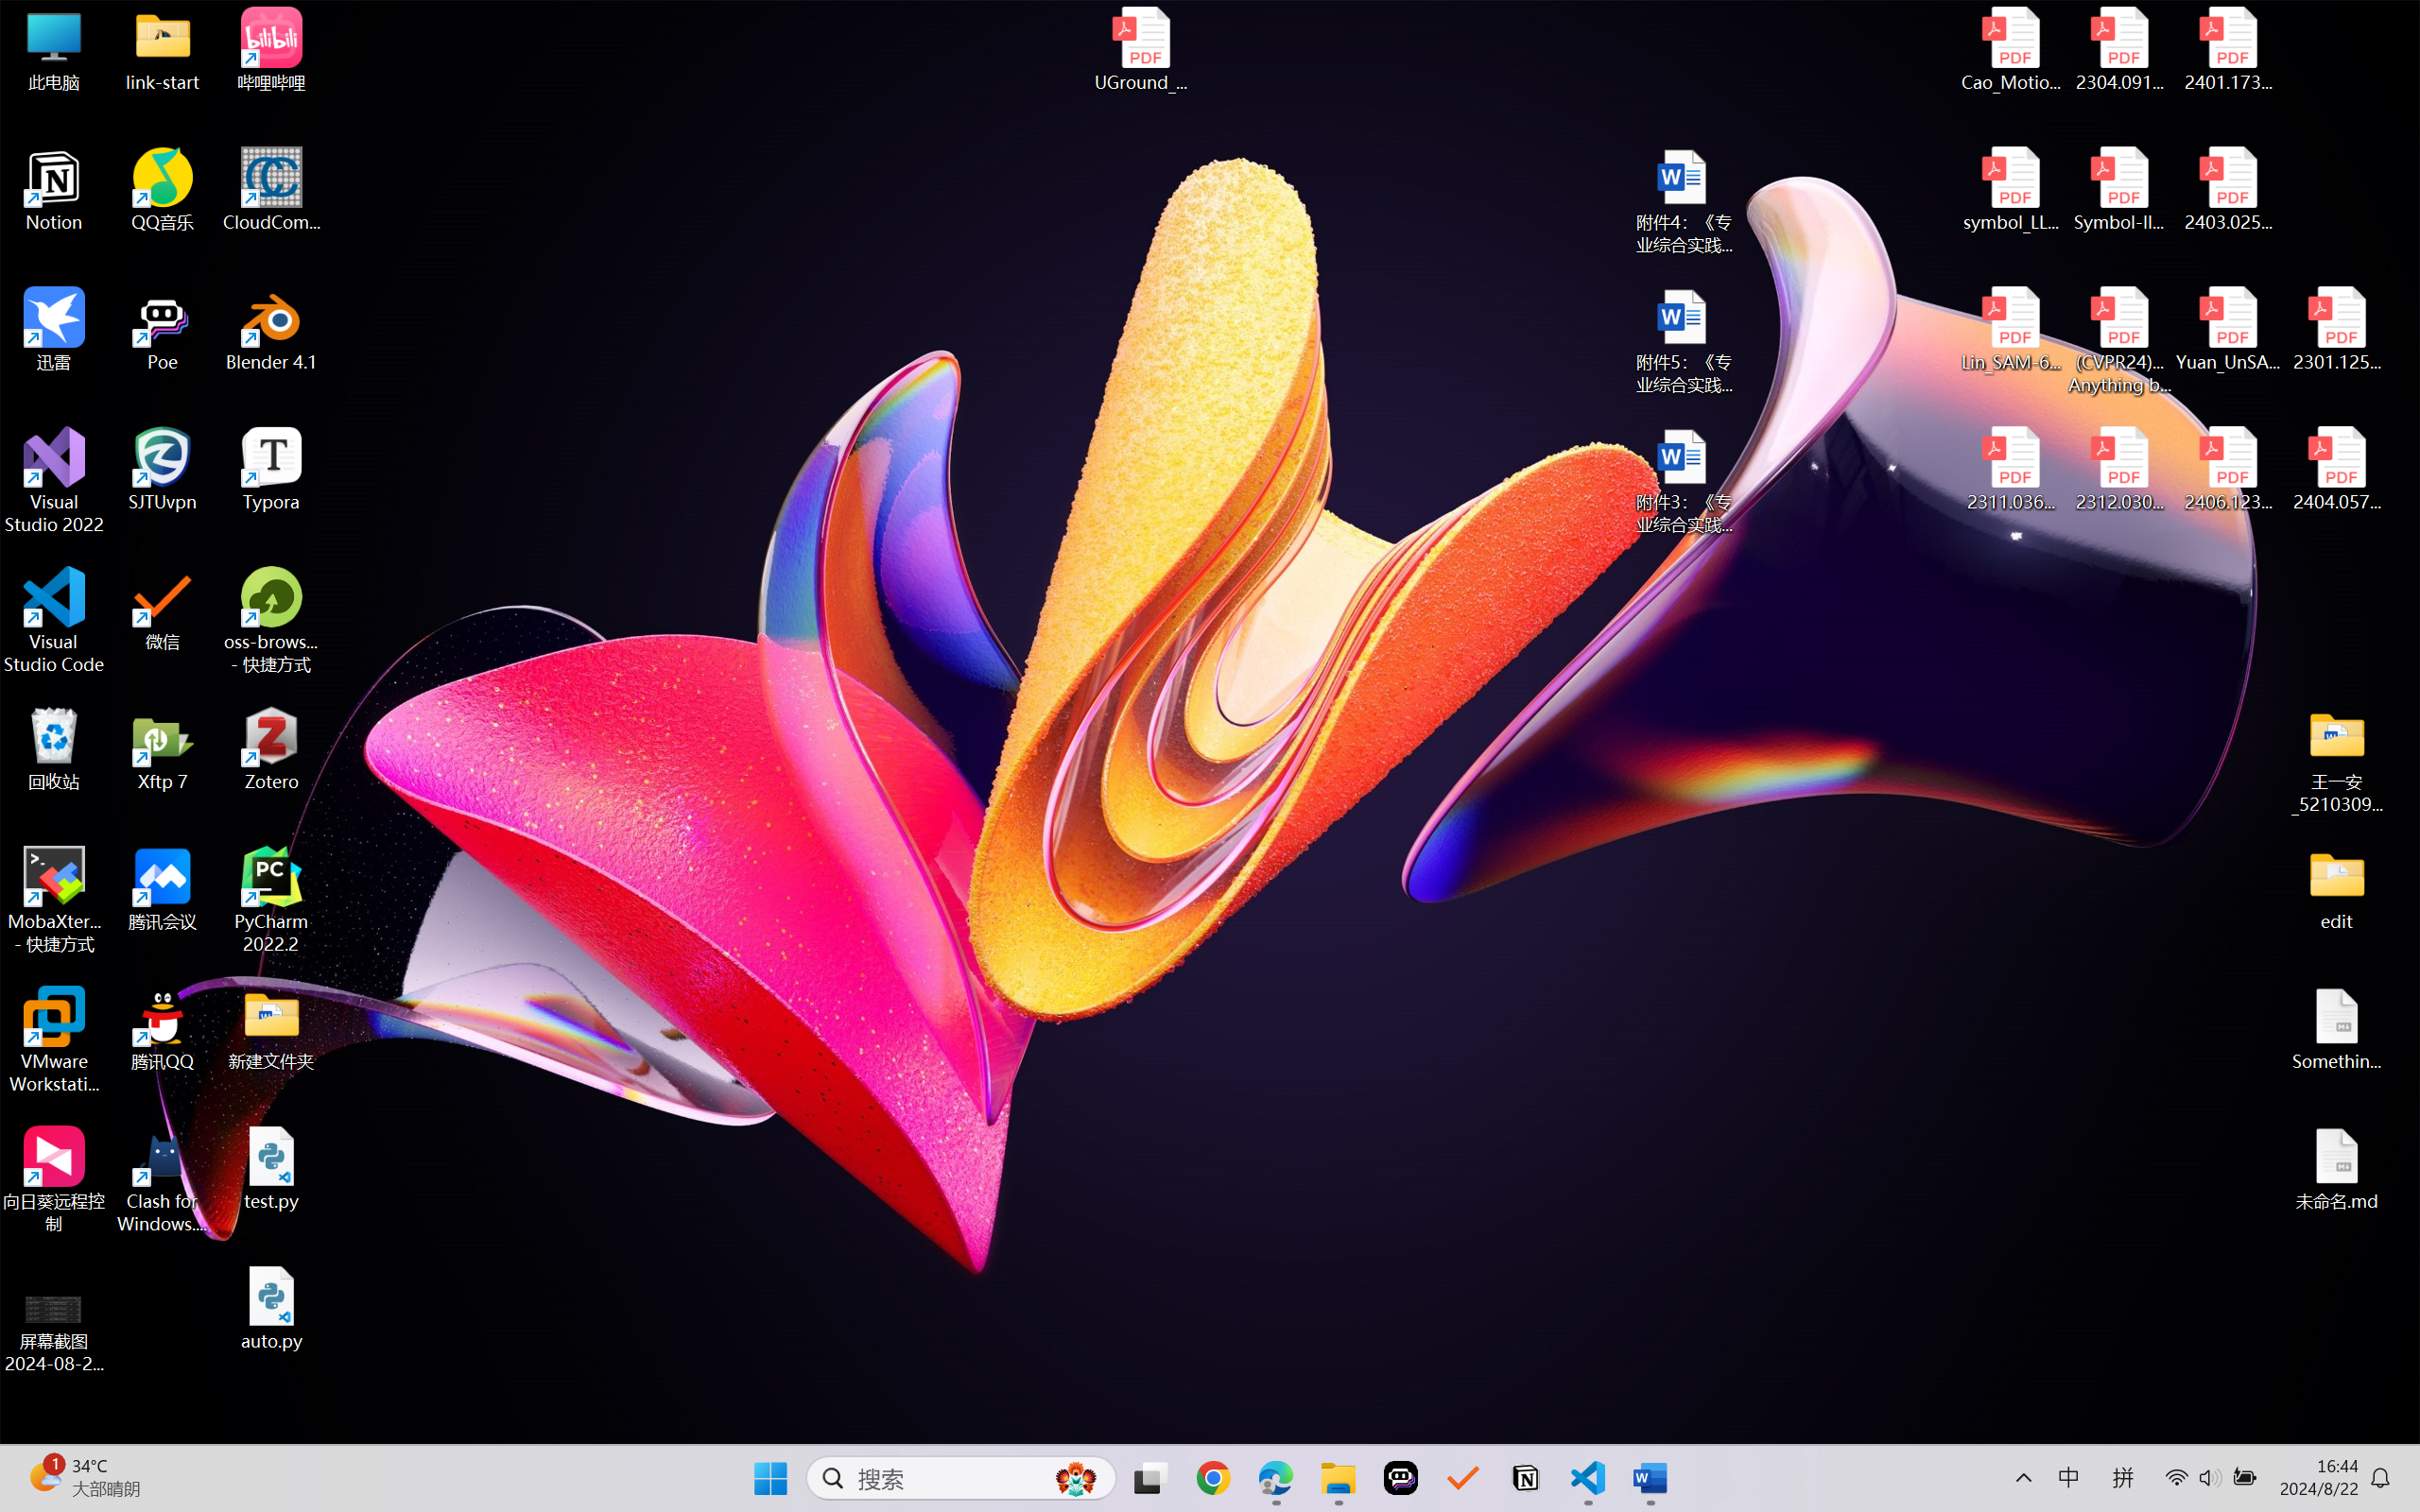 The image size is (2420, 1512). What do you see at coordinates (2118, 49) in the screenshot?
I see `'2304.09121v3.pdf'` at bounding box center [2118, 49].